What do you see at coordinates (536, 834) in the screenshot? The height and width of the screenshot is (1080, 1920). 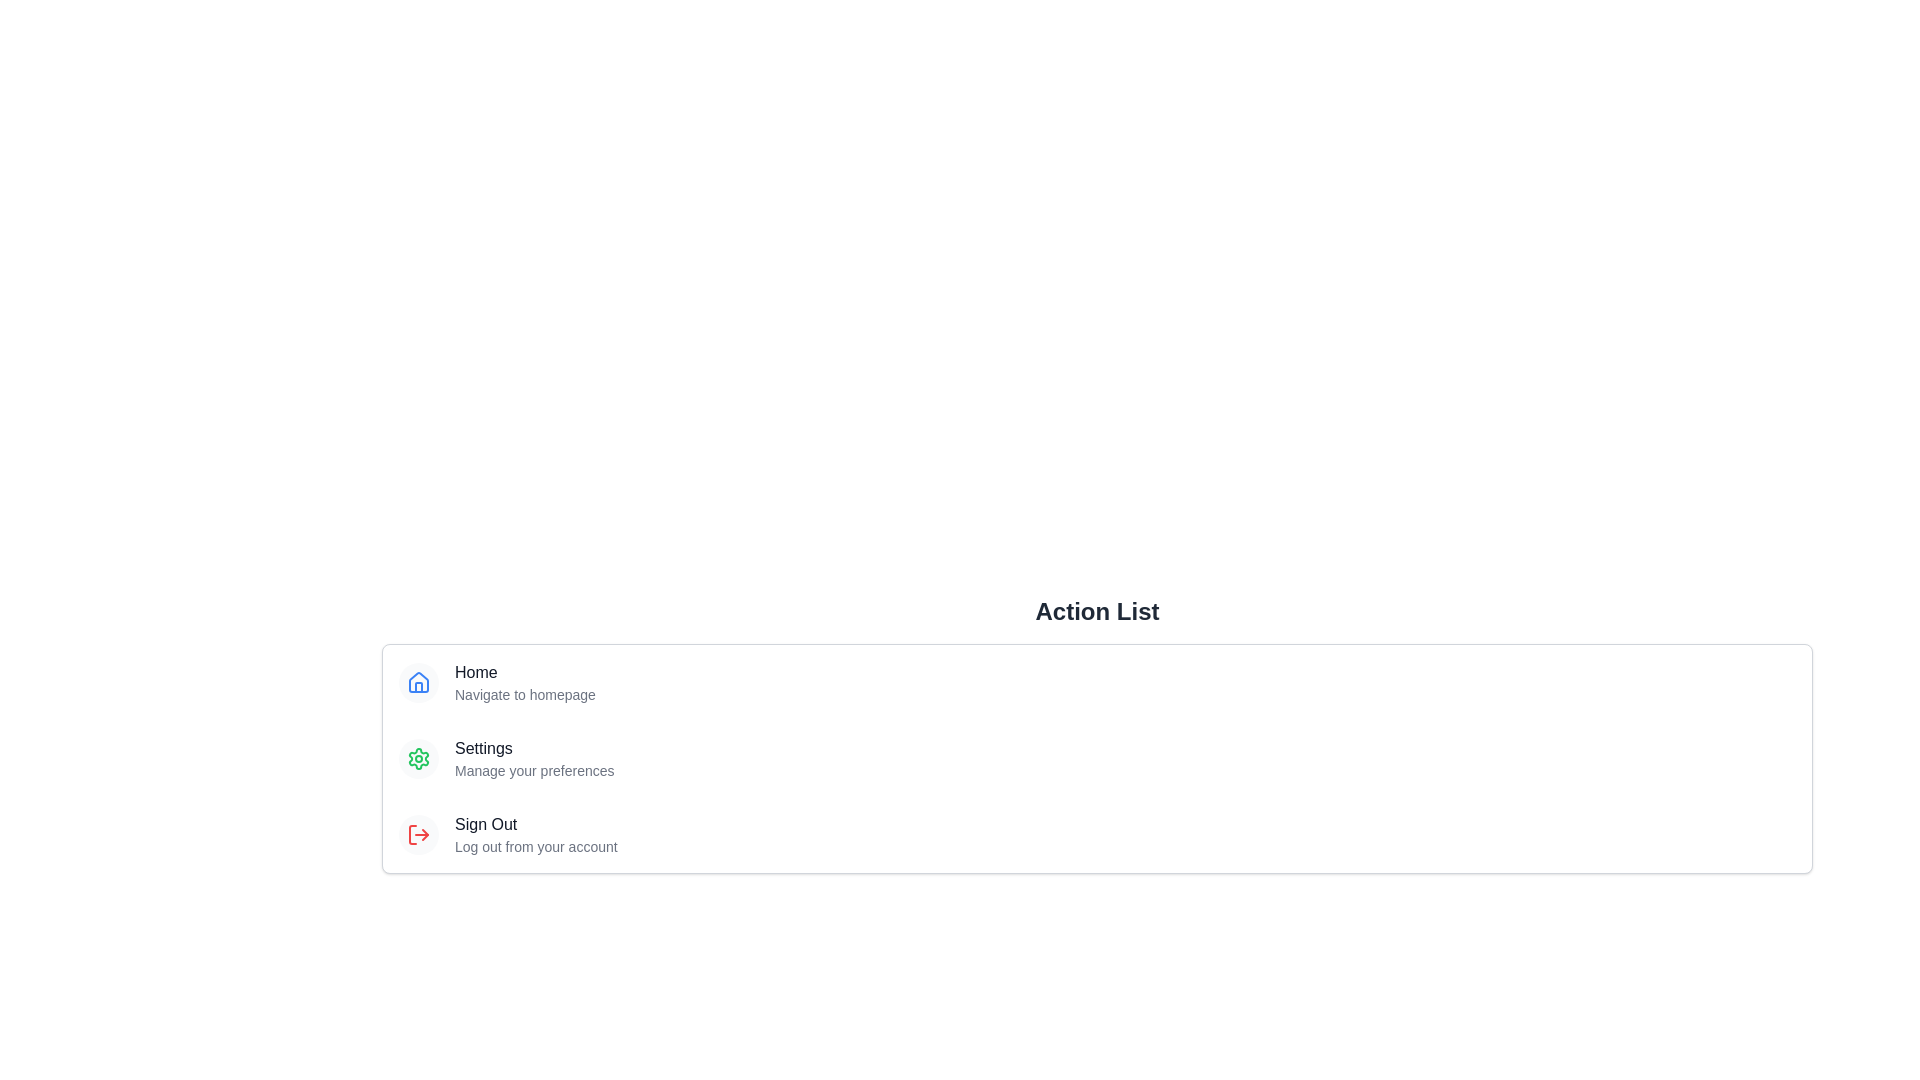 I see `the clickable text option for logging out, which is the third item in a vertically aligned list located in the lower-left part of the interface` at bounding box center [536, 834].